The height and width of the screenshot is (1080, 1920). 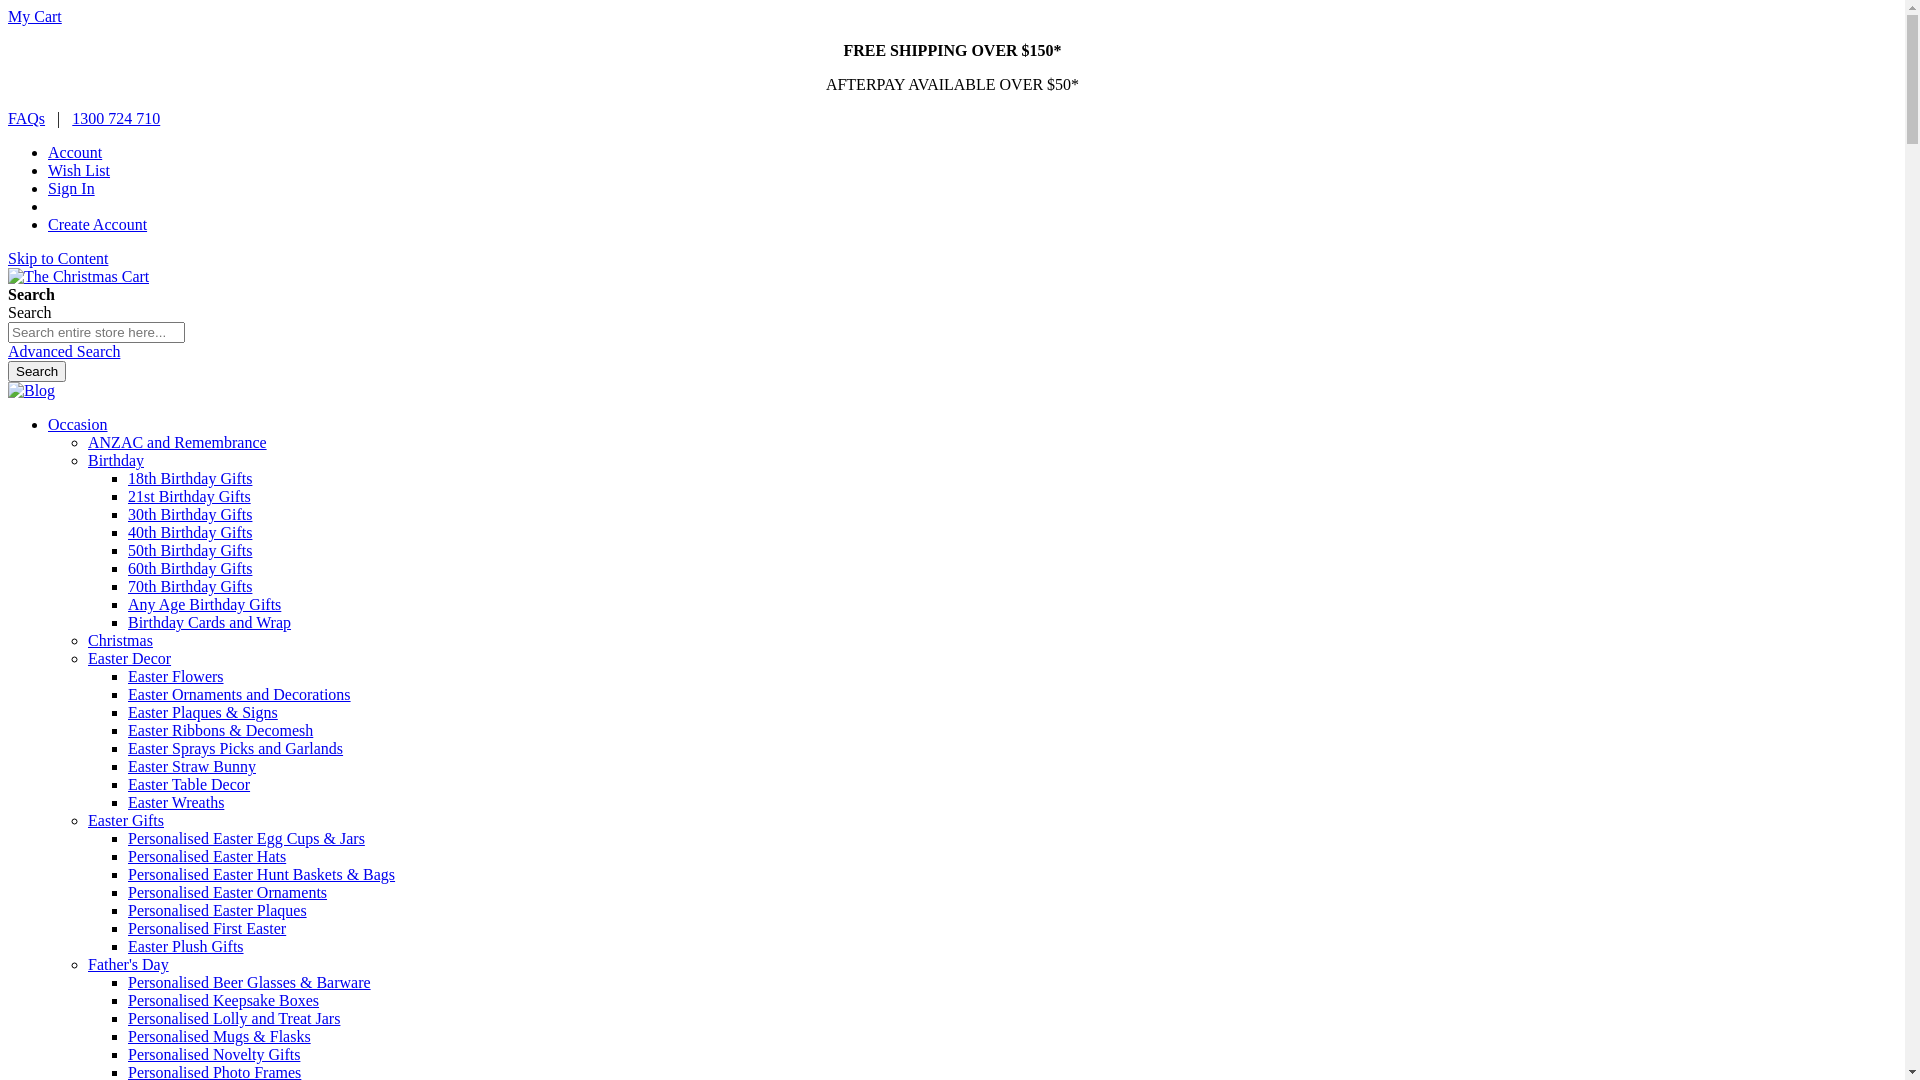 What do you see at coordinates (127, 910) in the screenshot?
I see `'Personalised Easter Plaques'` at bounding box center [127, 910].